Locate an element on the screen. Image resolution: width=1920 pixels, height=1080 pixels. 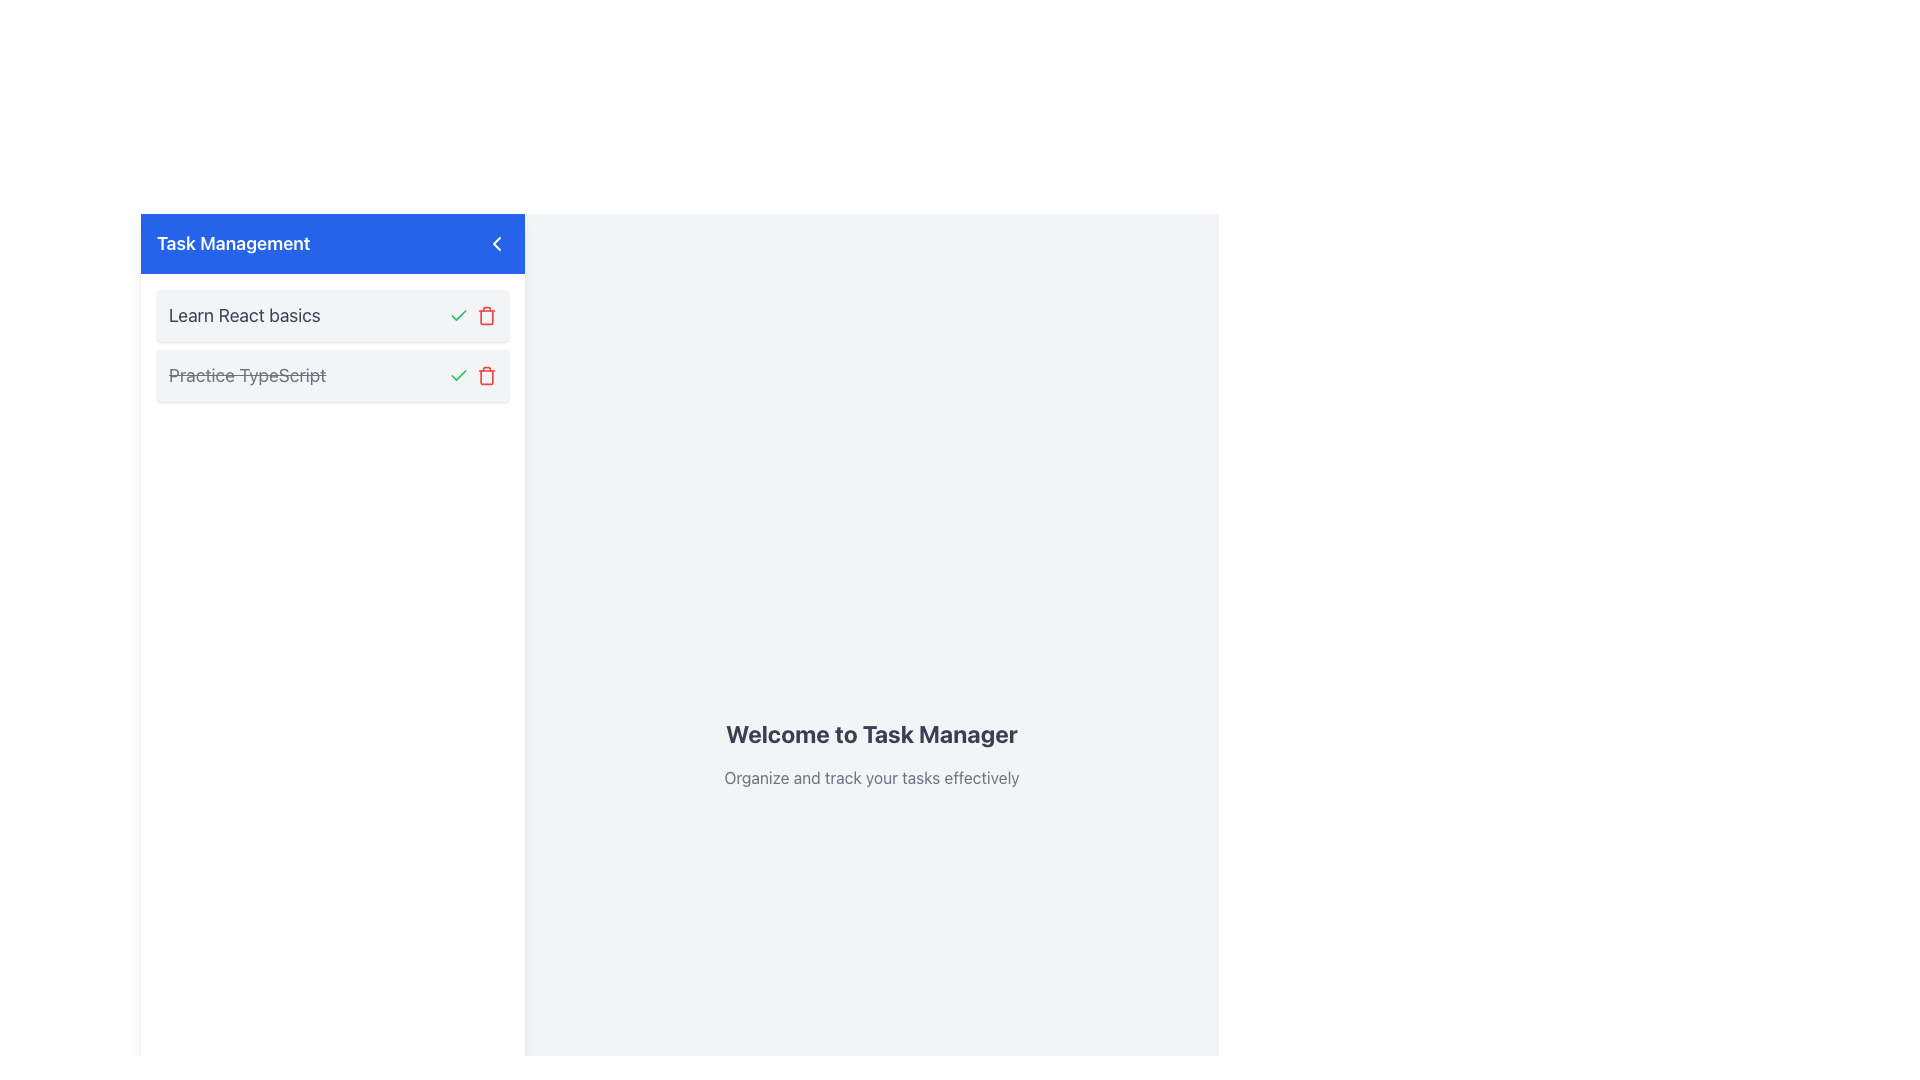
the SVG chevron-left icon located in the navigation panel at the top left of the interface, adjacent to the 'Task Management' label is located at coordinates (497, 242).